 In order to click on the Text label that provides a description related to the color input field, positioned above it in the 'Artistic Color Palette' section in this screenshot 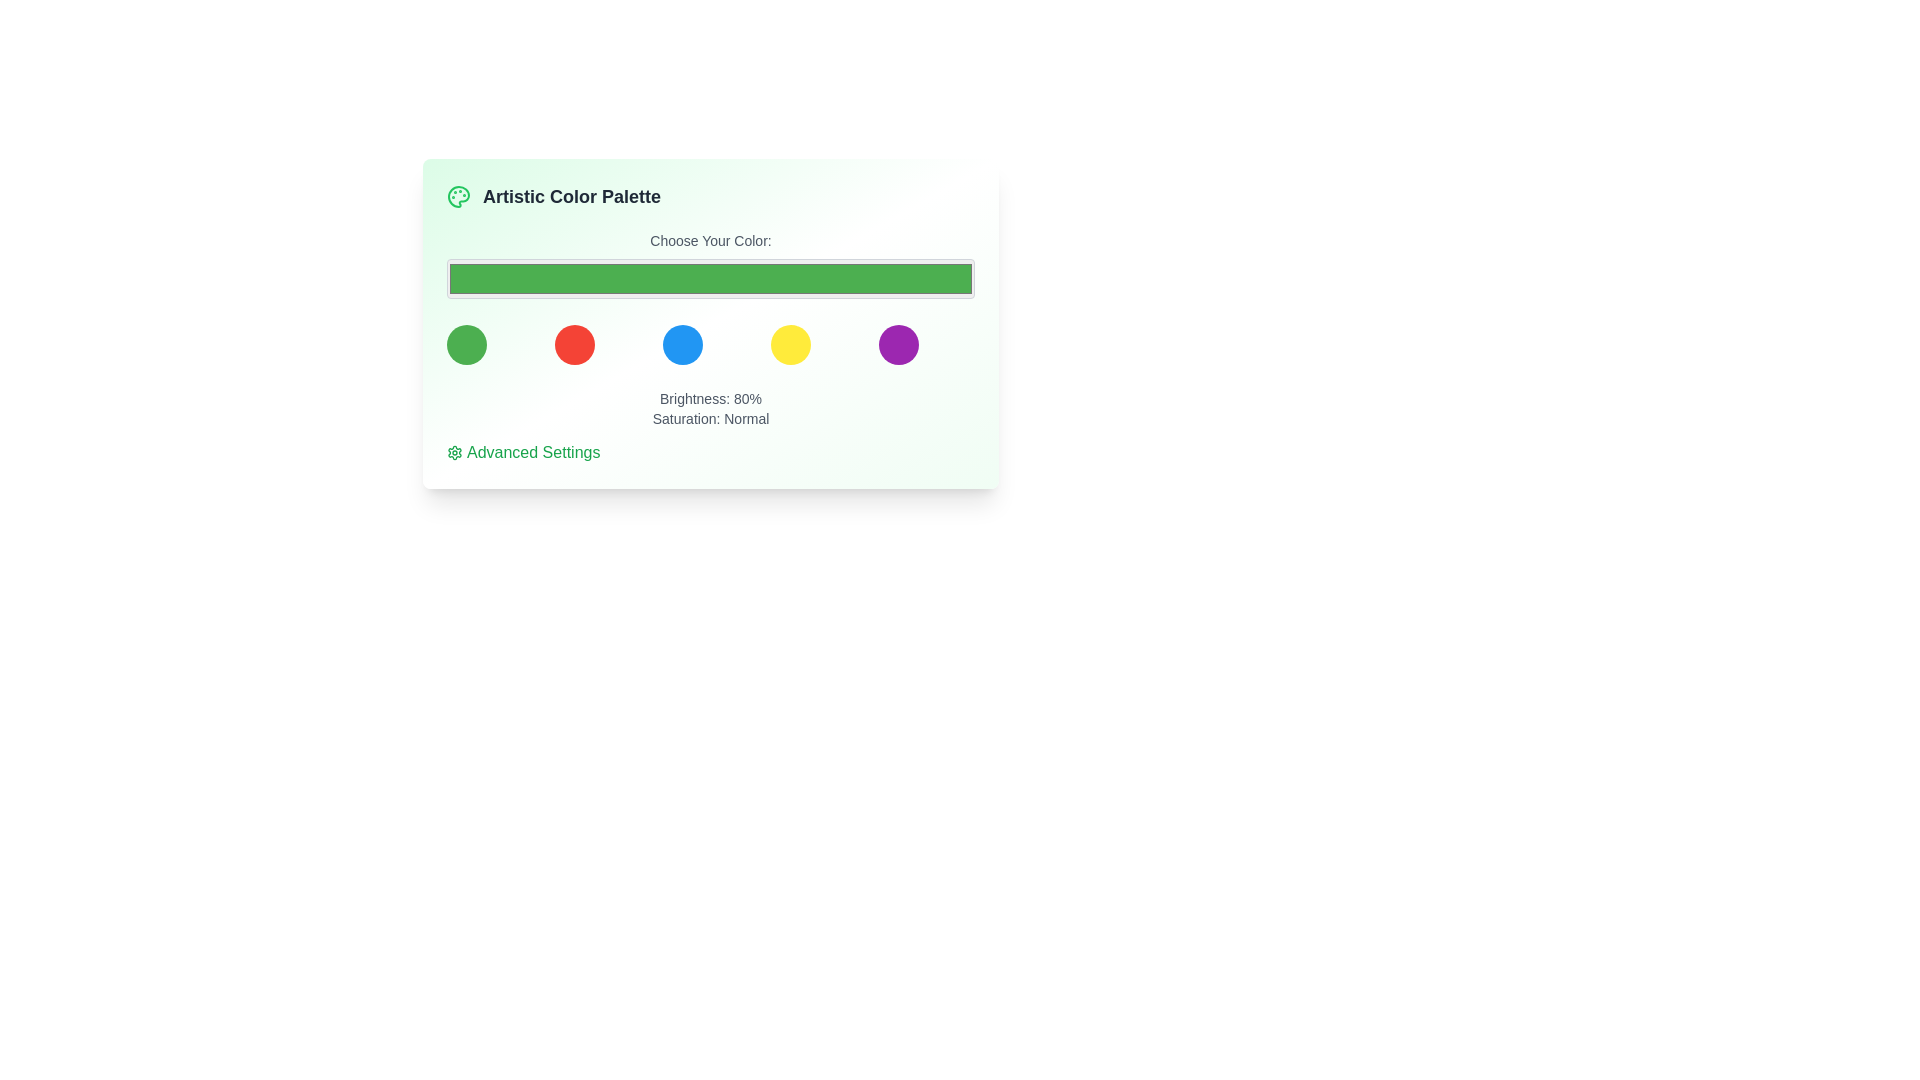, I will do `click(710, 239)`.